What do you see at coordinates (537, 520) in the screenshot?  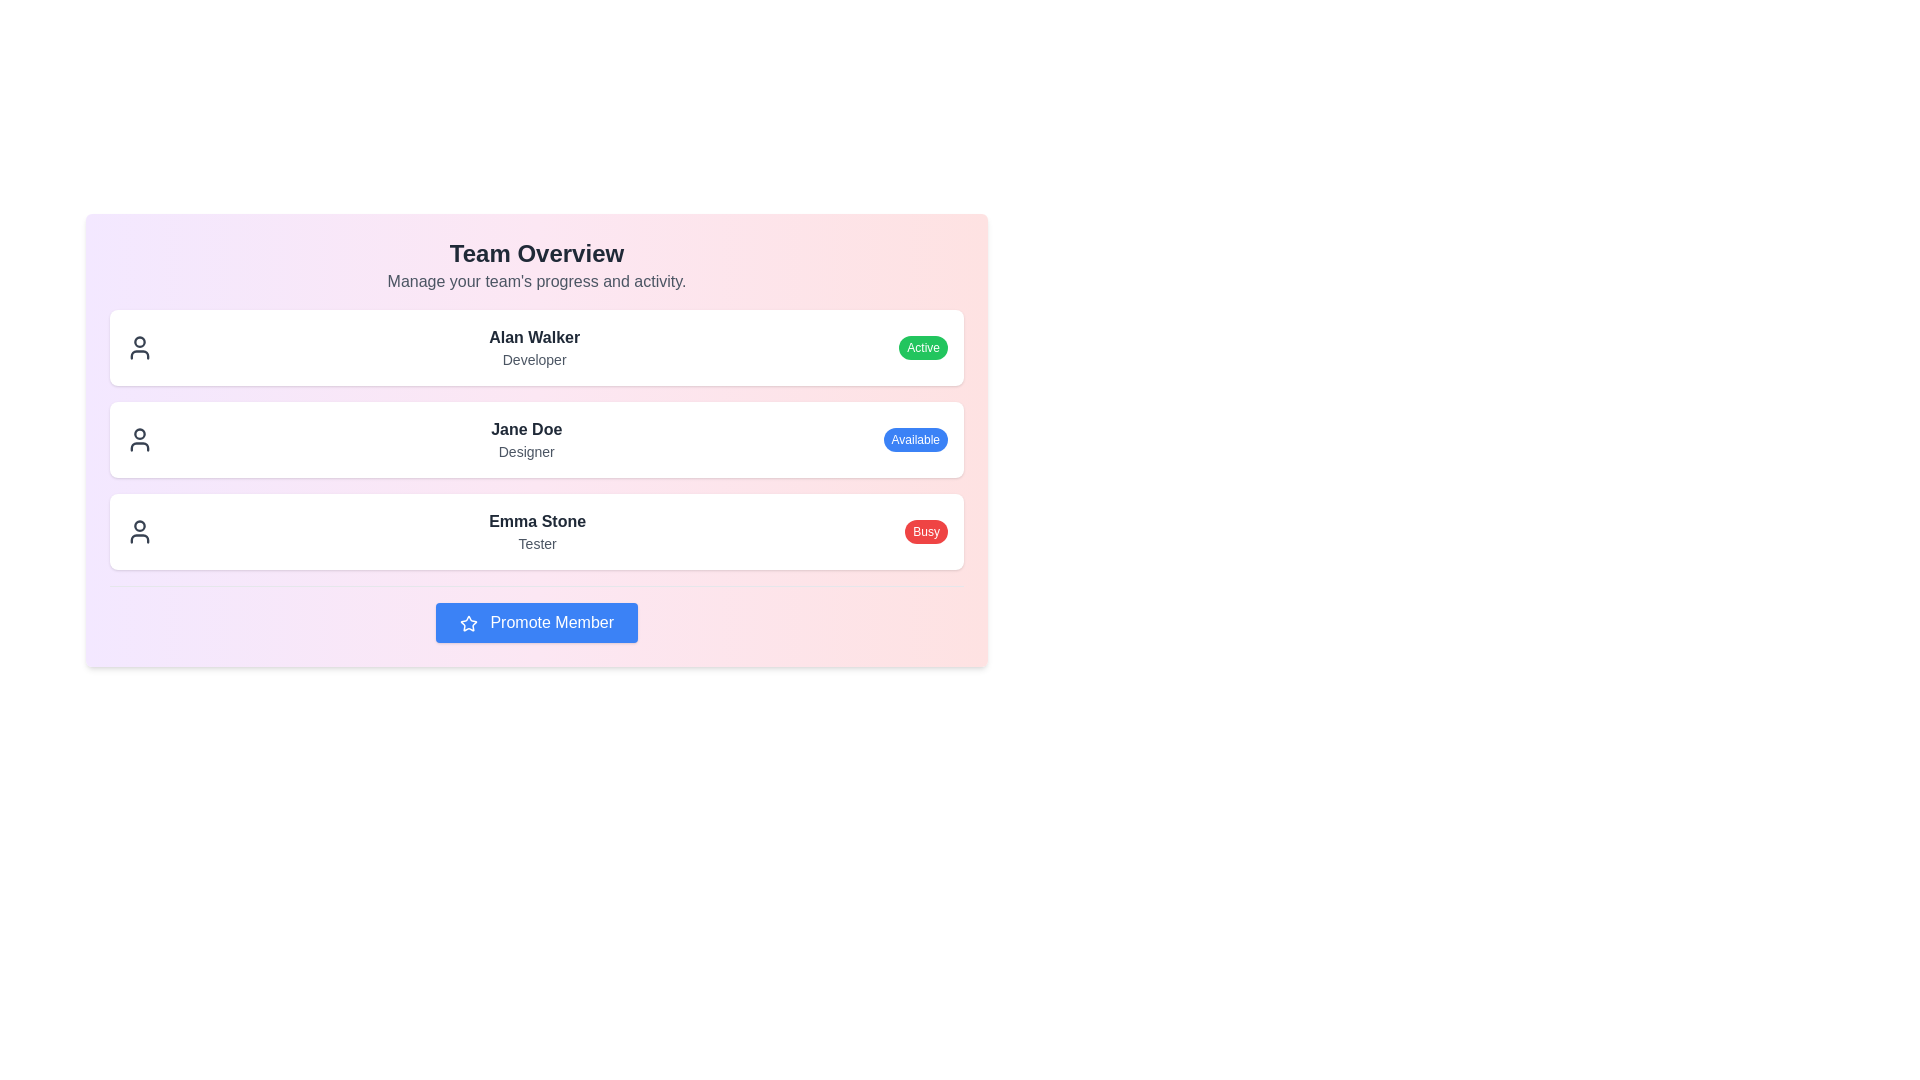 I see `the Text Label displaying the name of the team member, Emma Stone, which is located centrally in the row corresponding to her information` at bounding box center [537, 520].